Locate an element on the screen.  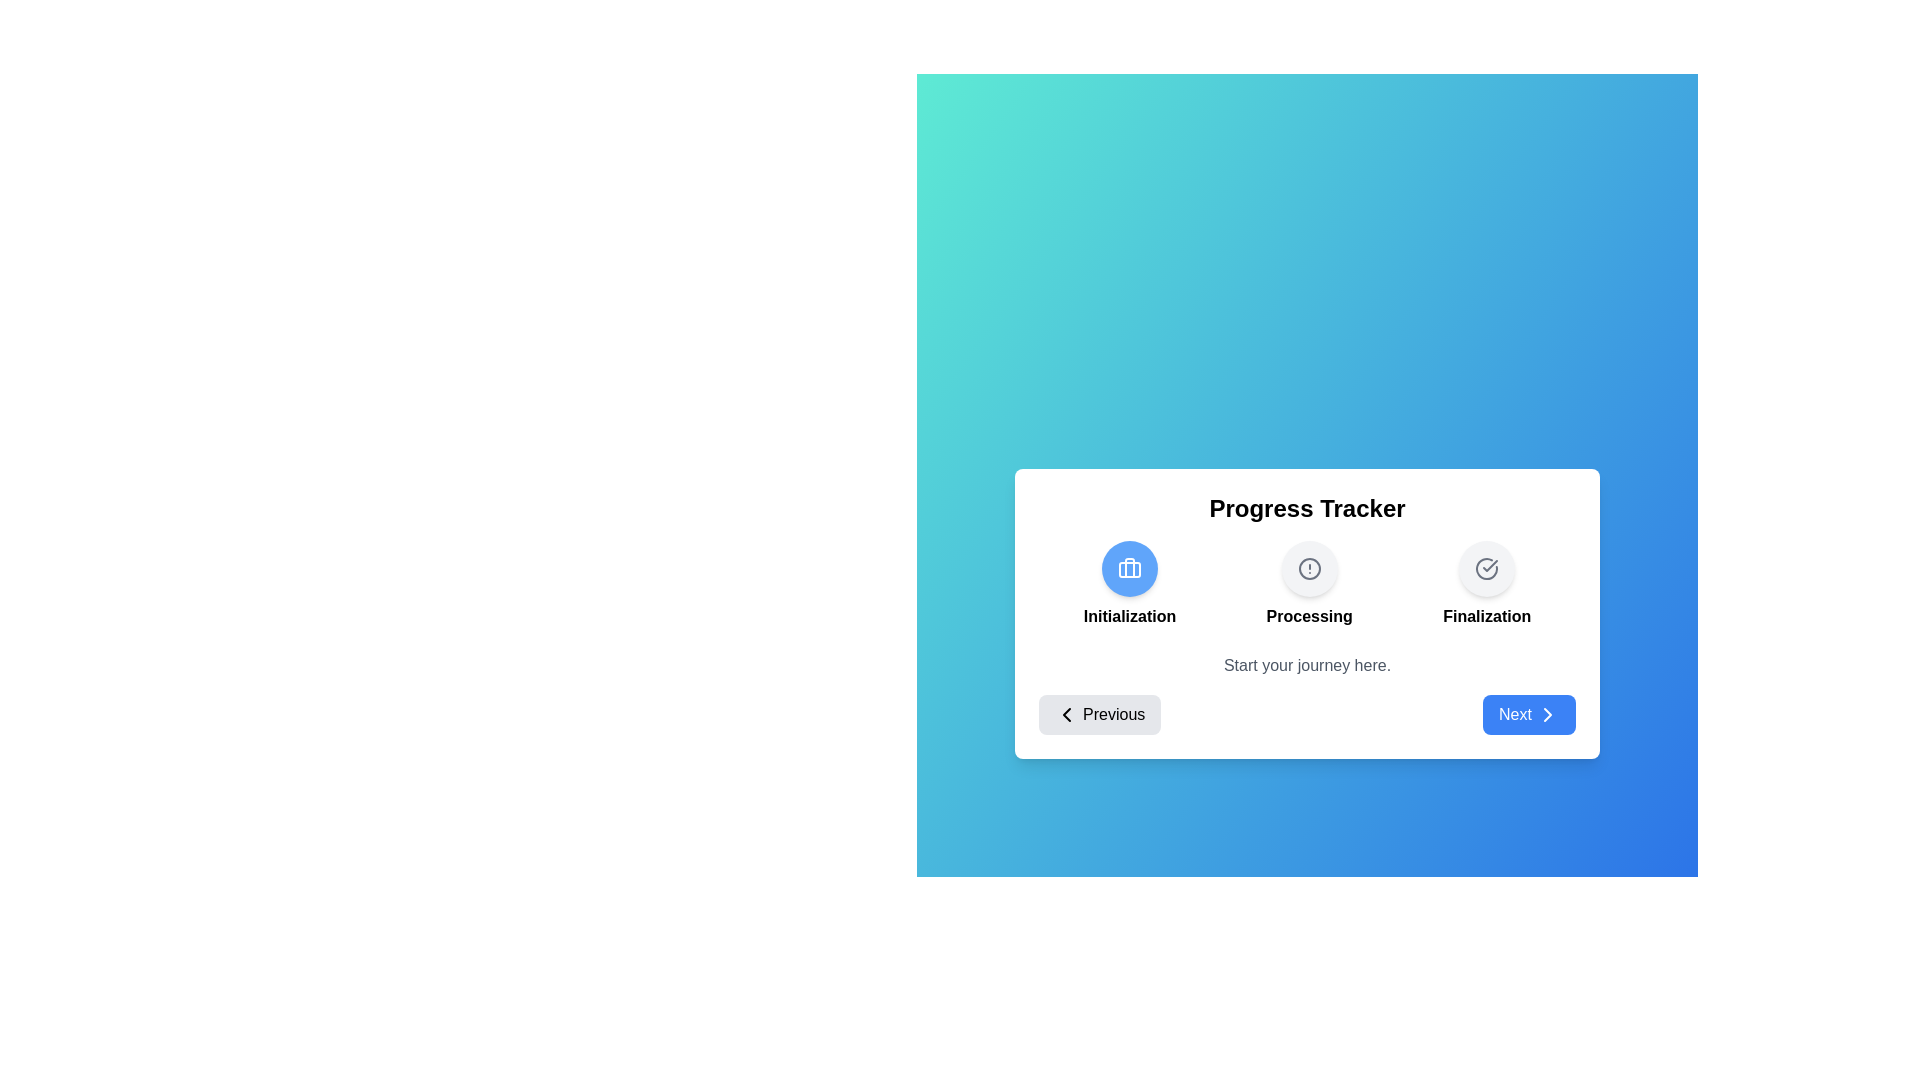
'Previous' button to navigate to the previous step is located at coordinates (1098, 713).